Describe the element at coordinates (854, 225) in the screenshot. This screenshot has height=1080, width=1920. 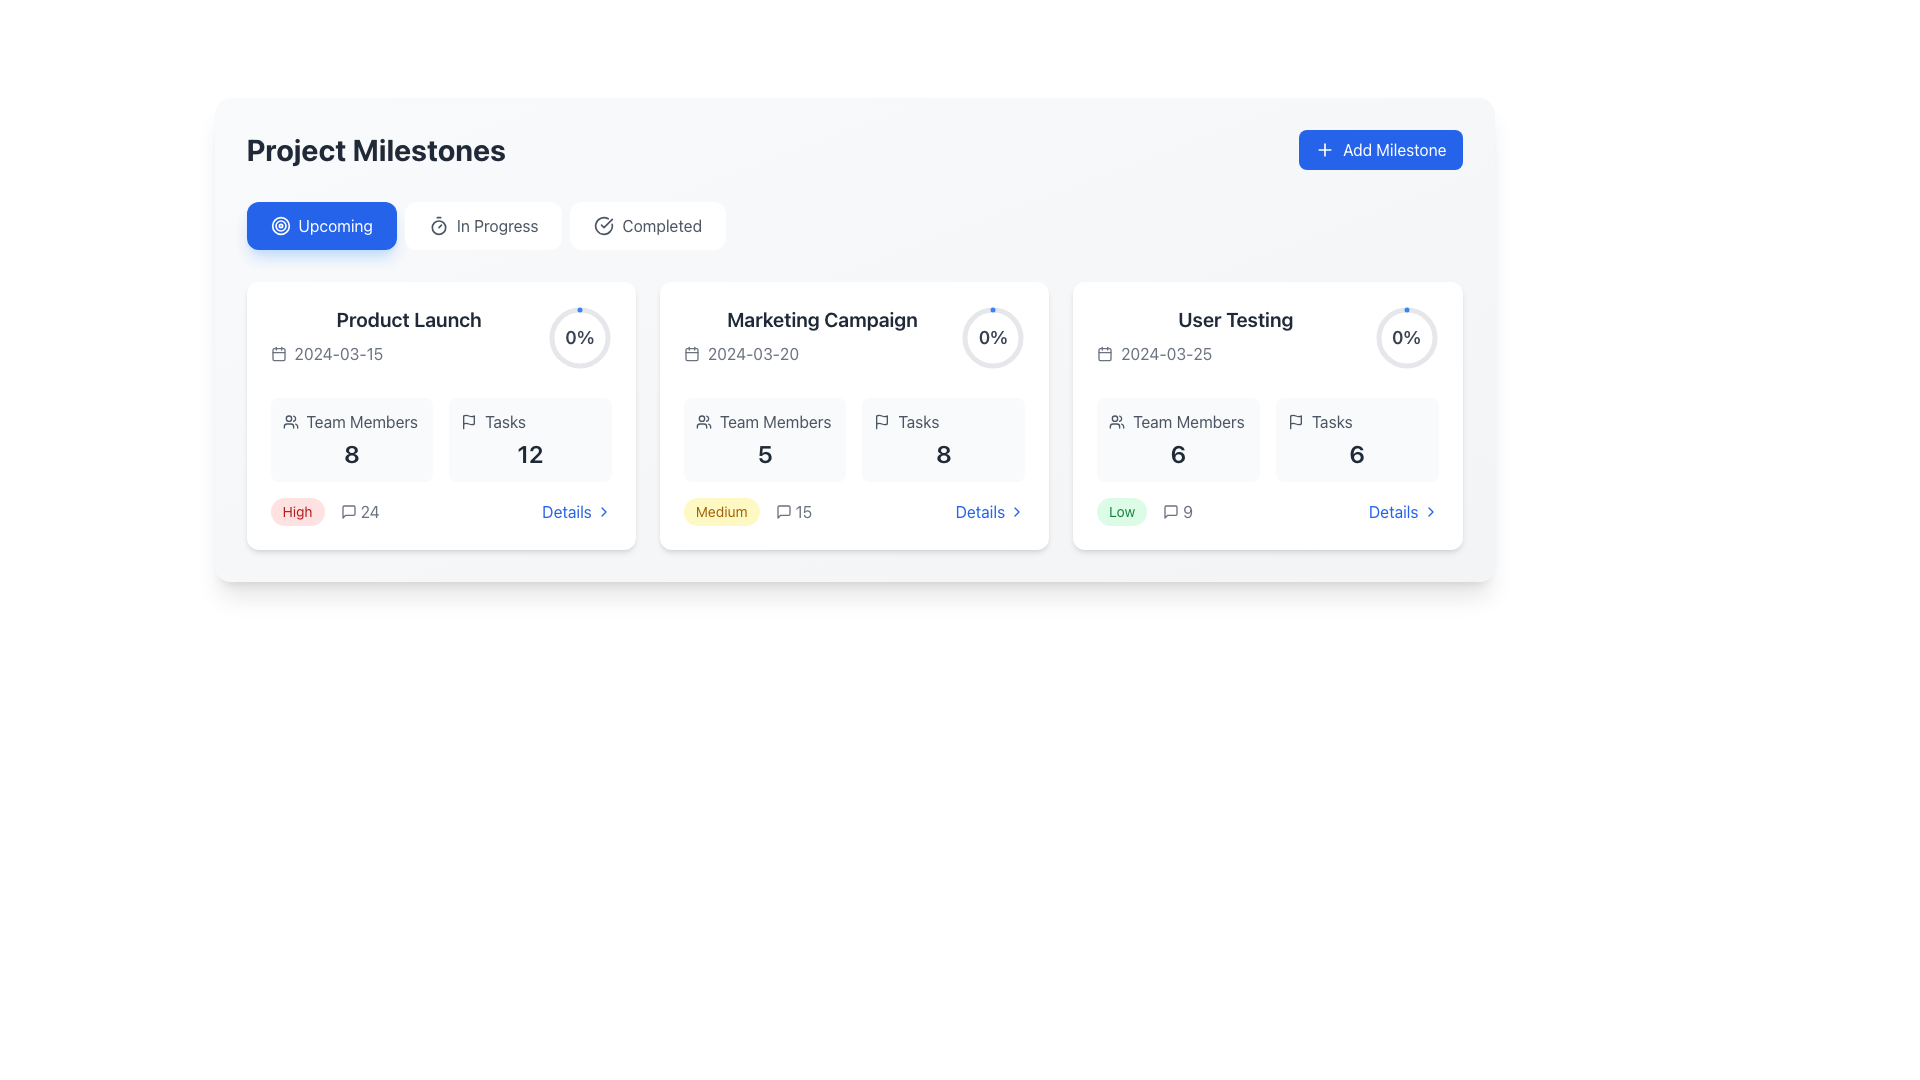
I see `the button labeled 'In Progress' in the segmented control widget` at that location.